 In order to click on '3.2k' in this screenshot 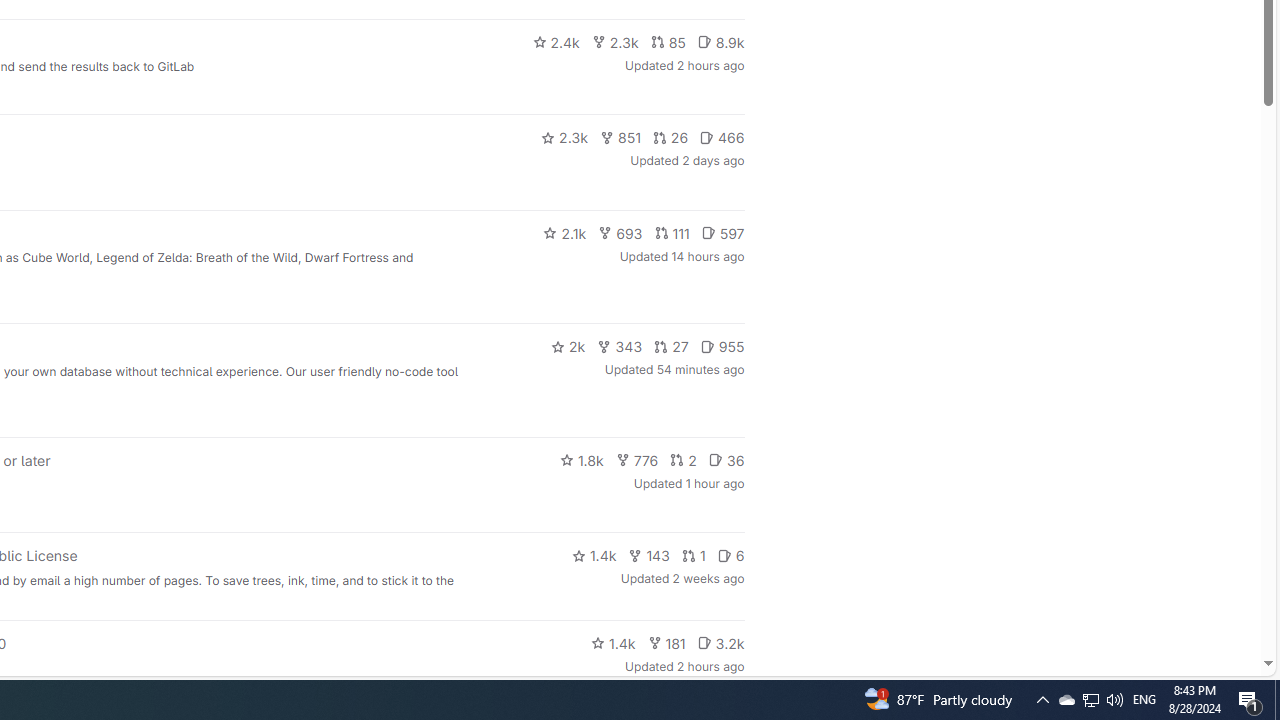, I will do `click(720, 642)`.